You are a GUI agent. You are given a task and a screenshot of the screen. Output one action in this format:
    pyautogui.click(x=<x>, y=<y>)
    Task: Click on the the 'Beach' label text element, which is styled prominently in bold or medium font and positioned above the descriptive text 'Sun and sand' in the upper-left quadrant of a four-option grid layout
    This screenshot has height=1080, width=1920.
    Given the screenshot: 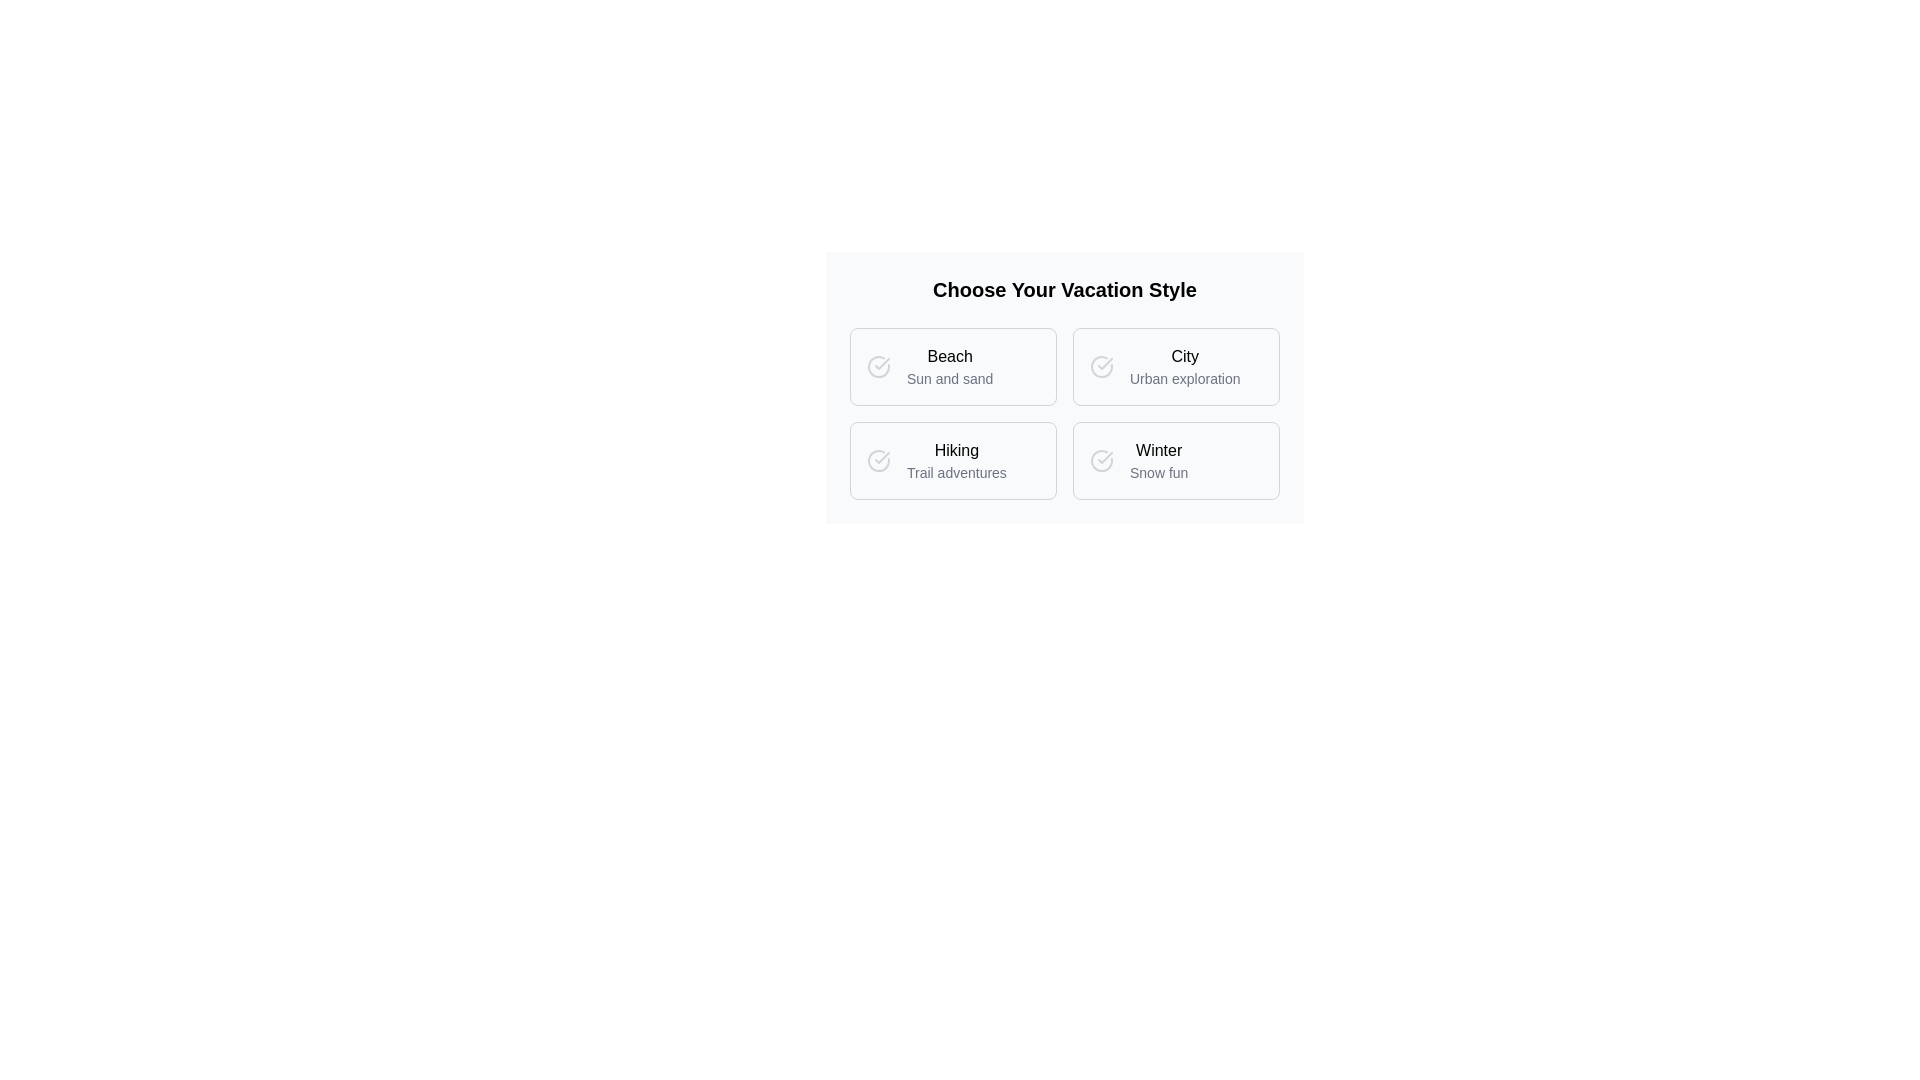 What is the action you would take?
    pyautogui.click(x=949, y=356)
    